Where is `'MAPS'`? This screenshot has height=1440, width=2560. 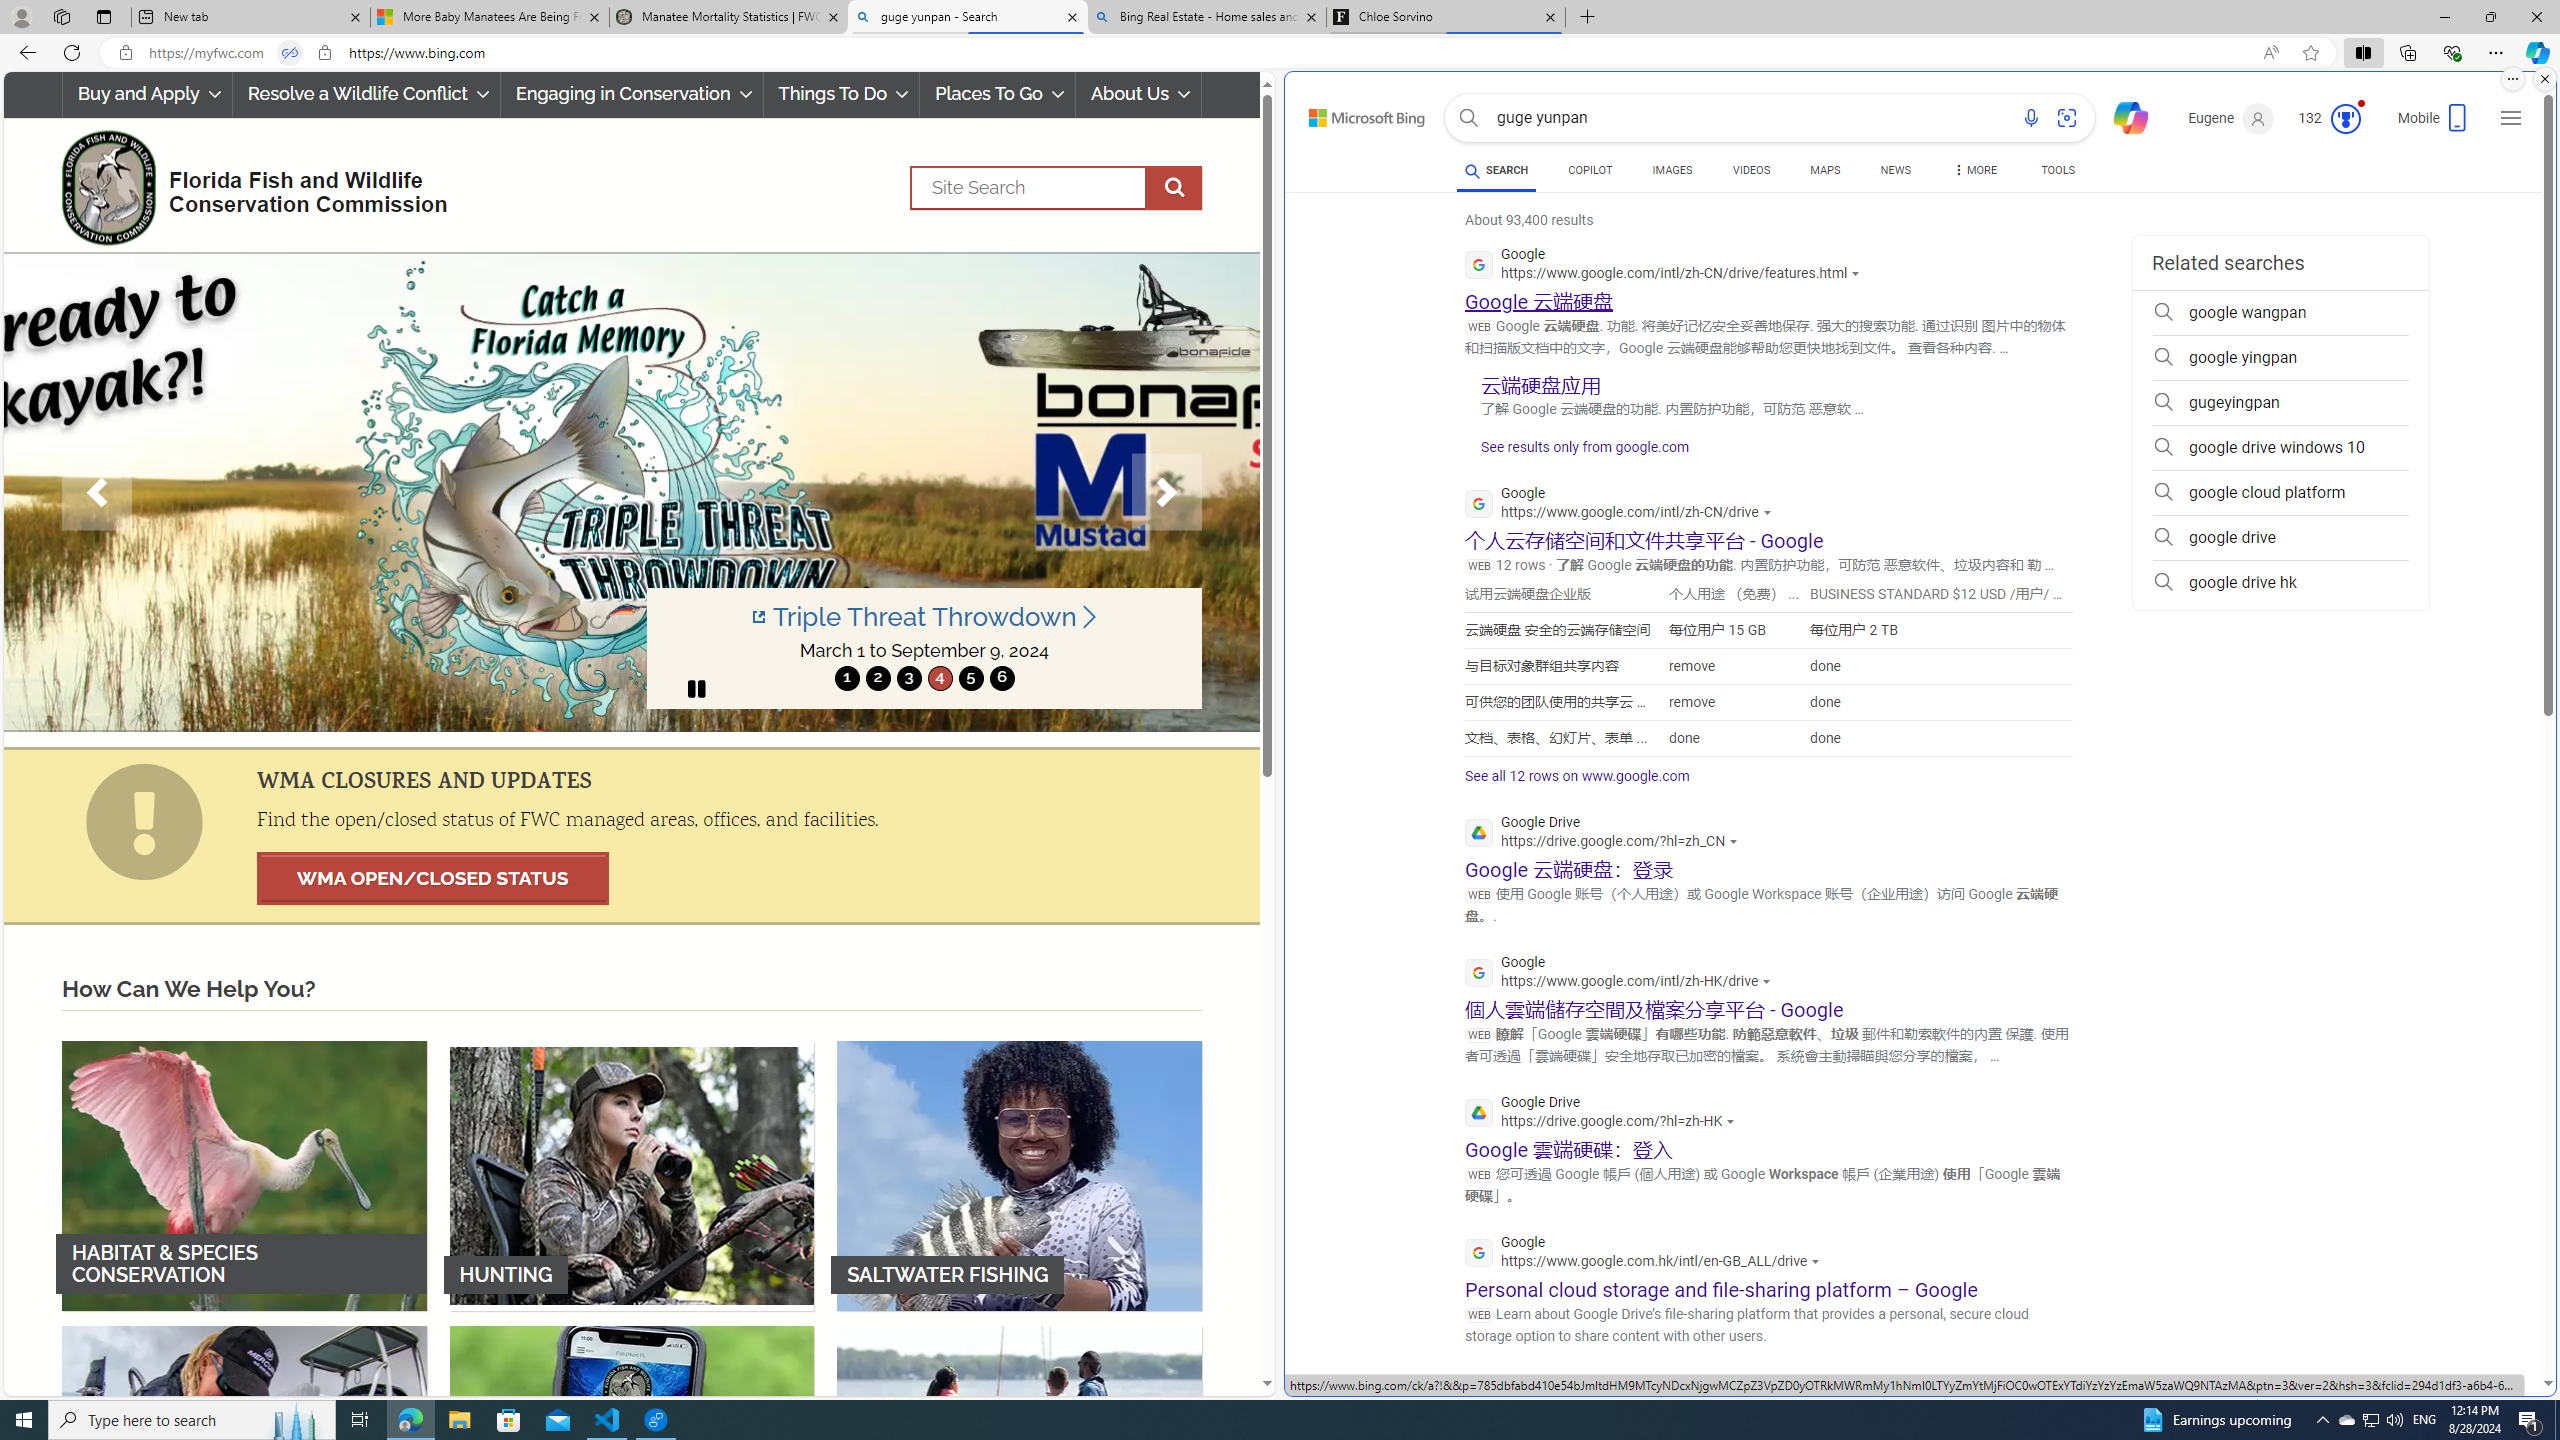
'MAPS' is located at coordinates (1825, 169).